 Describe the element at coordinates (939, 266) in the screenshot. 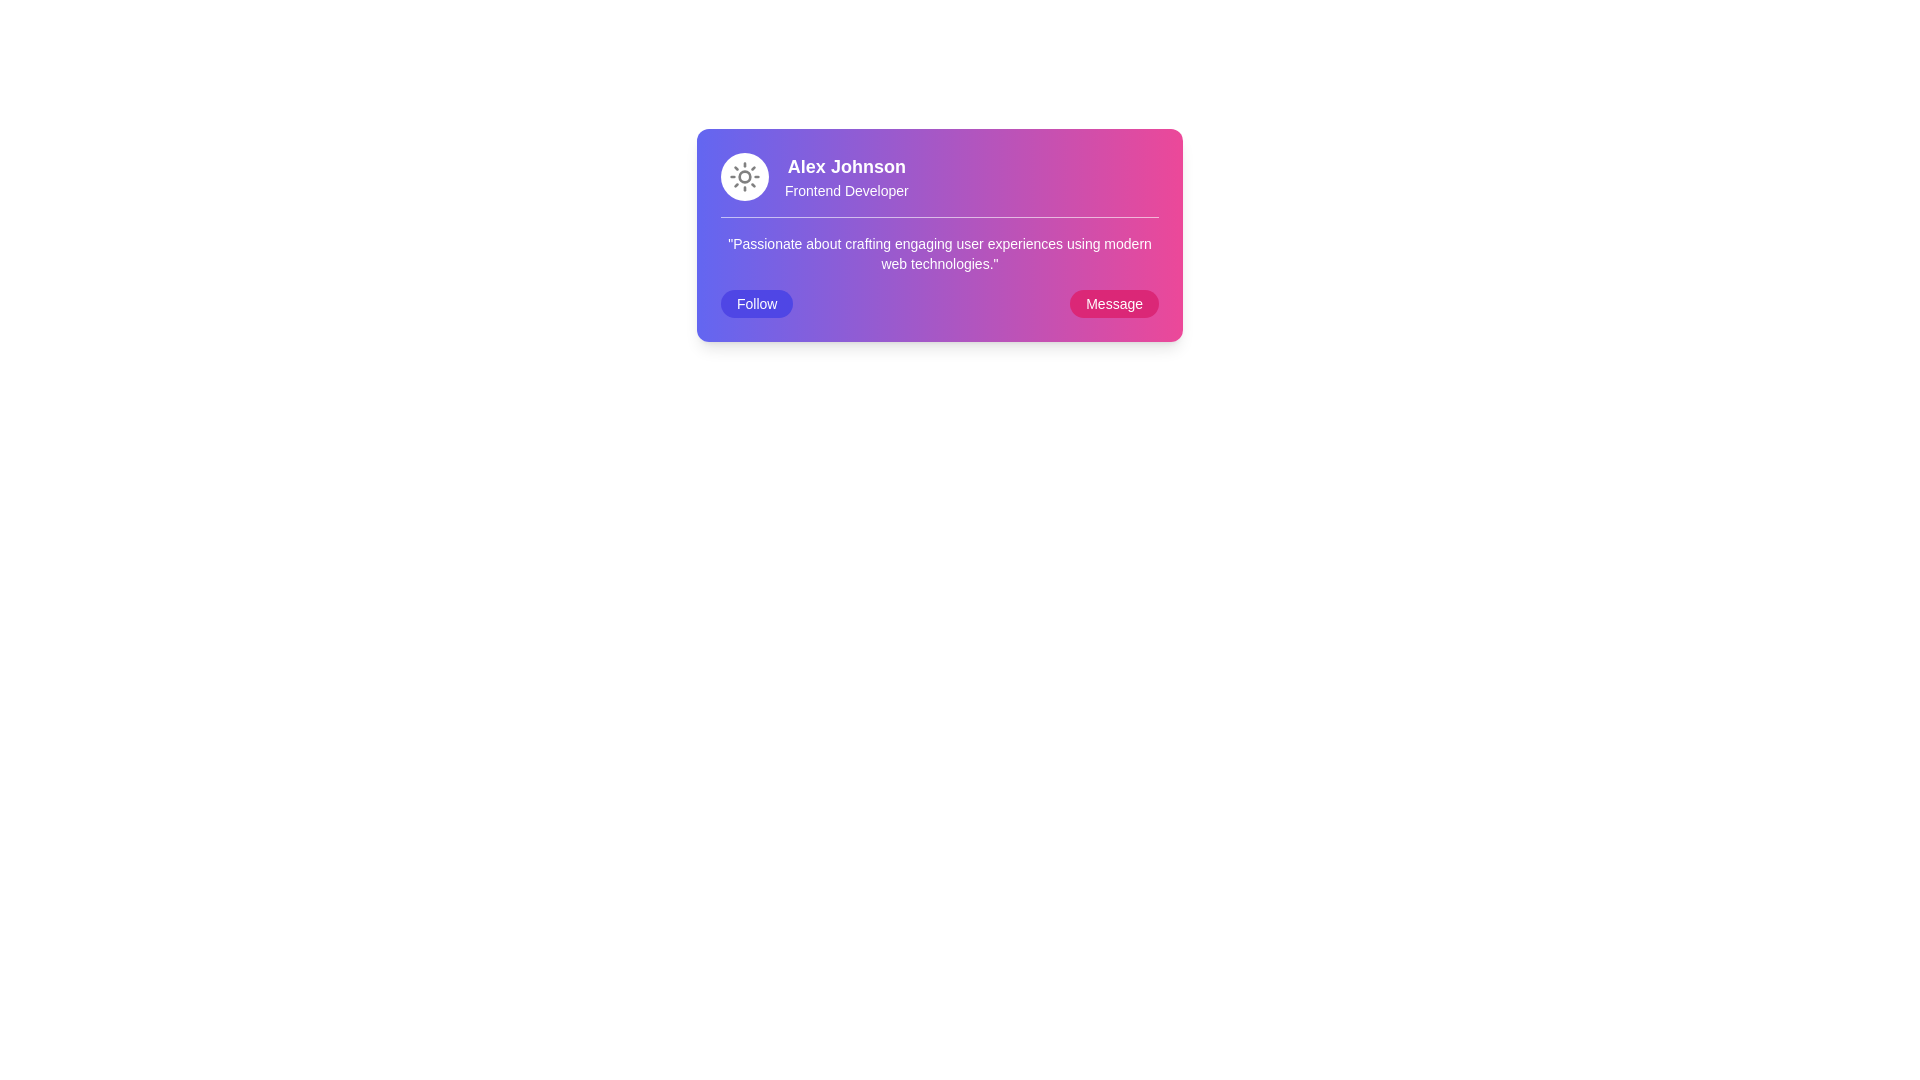

I see `the text label that states 'Passionate about crafting engaging user experiences using modern web technologies.' This text label is centrally positioned below the user's name and title, and above the 'Follow' and 'Message' buttons within a modern web card format` at that location.